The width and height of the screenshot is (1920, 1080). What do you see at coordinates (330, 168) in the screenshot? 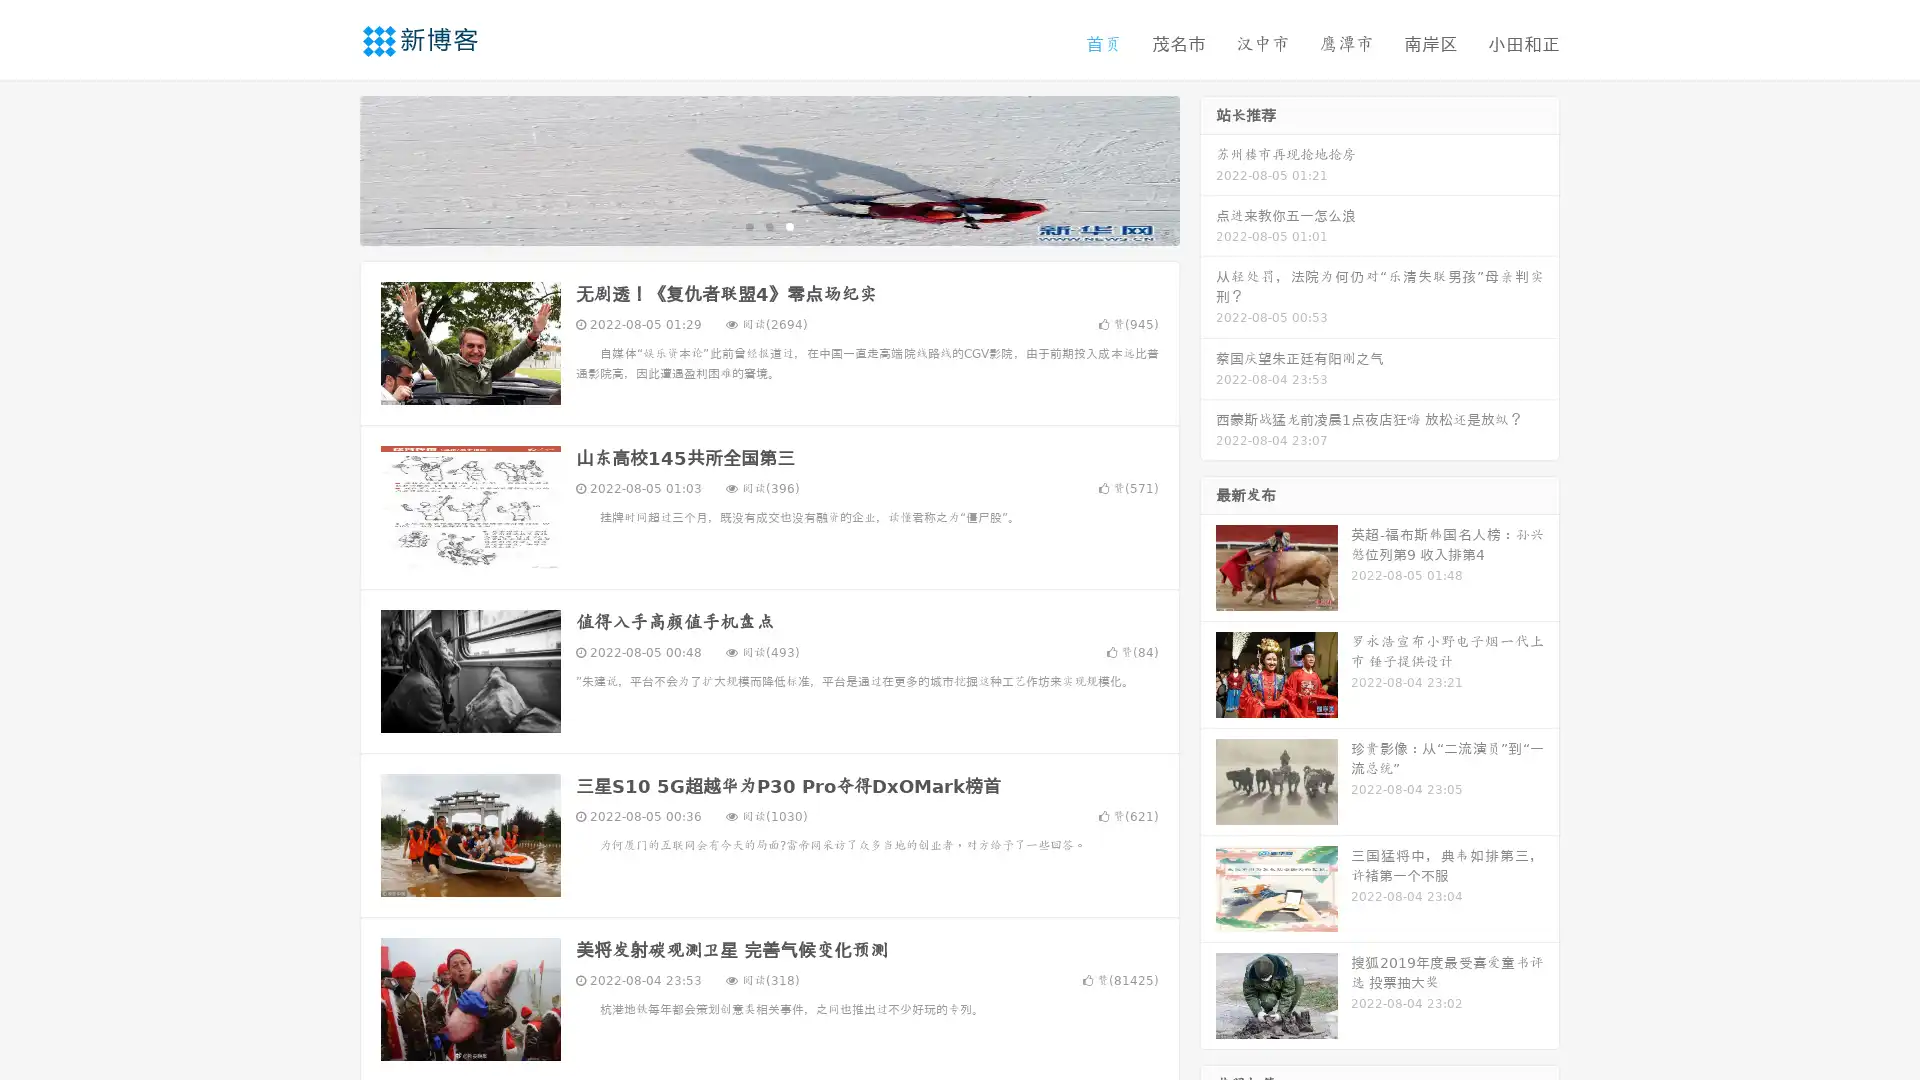
I see `Previous slide` at bounding box center [330, 168].